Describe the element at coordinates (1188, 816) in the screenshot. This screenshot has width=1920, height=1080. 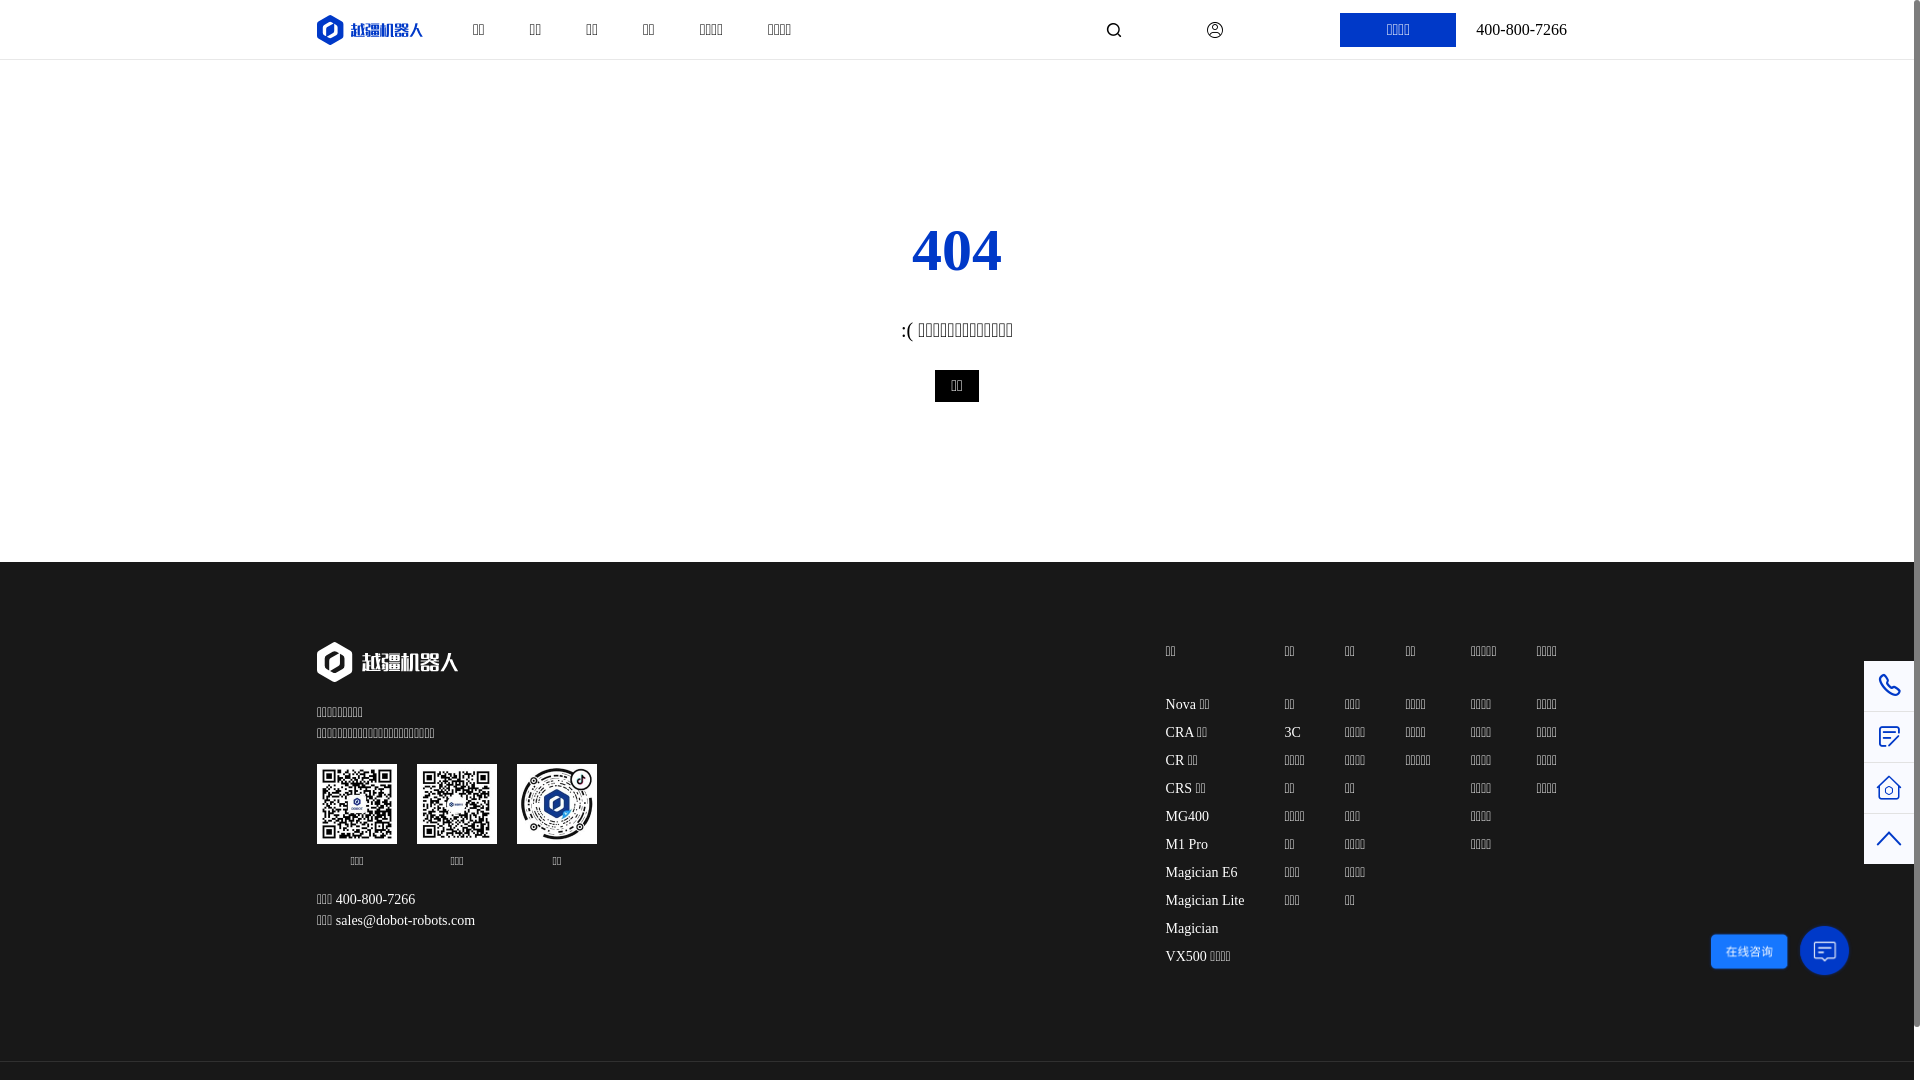
I see `'MG400'` at that location.